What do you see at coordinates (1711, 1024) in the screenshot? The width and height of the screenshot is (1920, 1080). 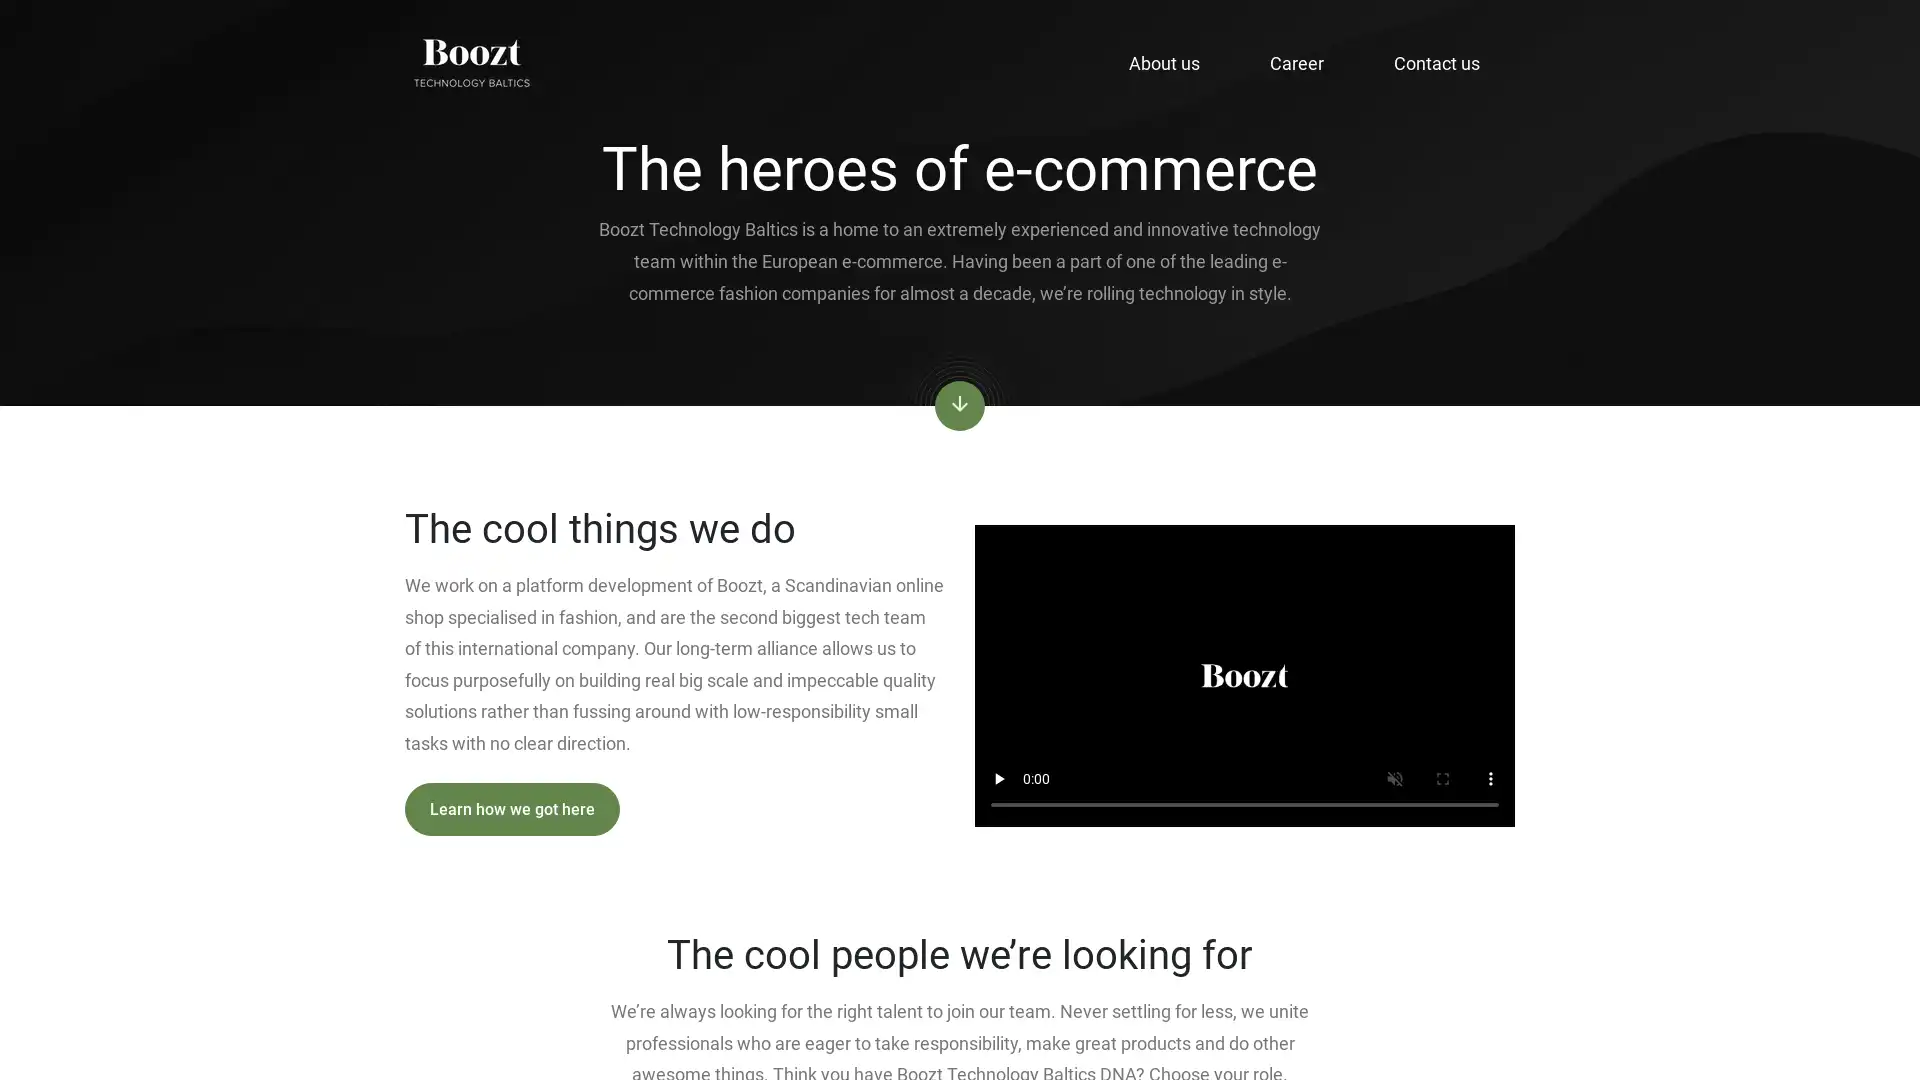 I see `dismiss cookie message` at bounding box center [1711, 1024].